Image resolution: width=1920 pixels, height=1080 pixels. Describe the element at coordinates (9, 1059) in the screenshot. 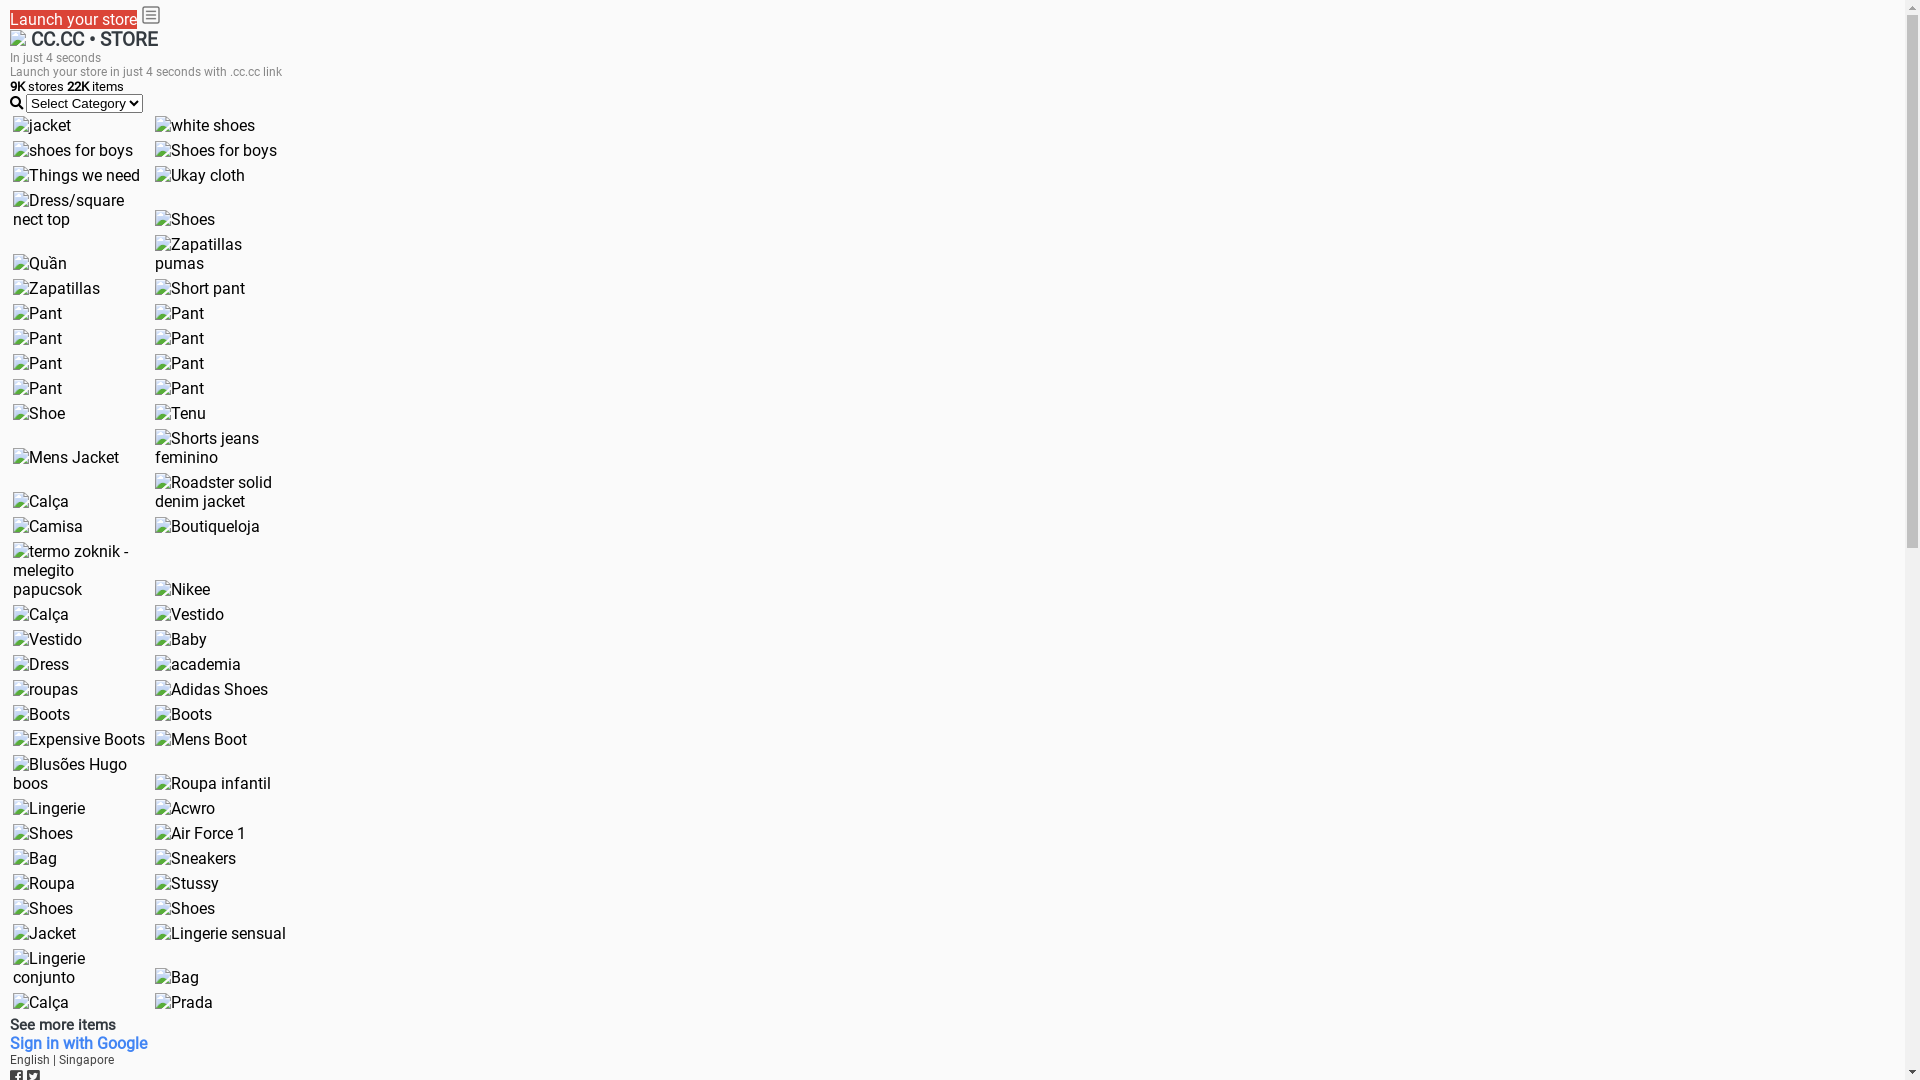

I see `'English'` at that location.